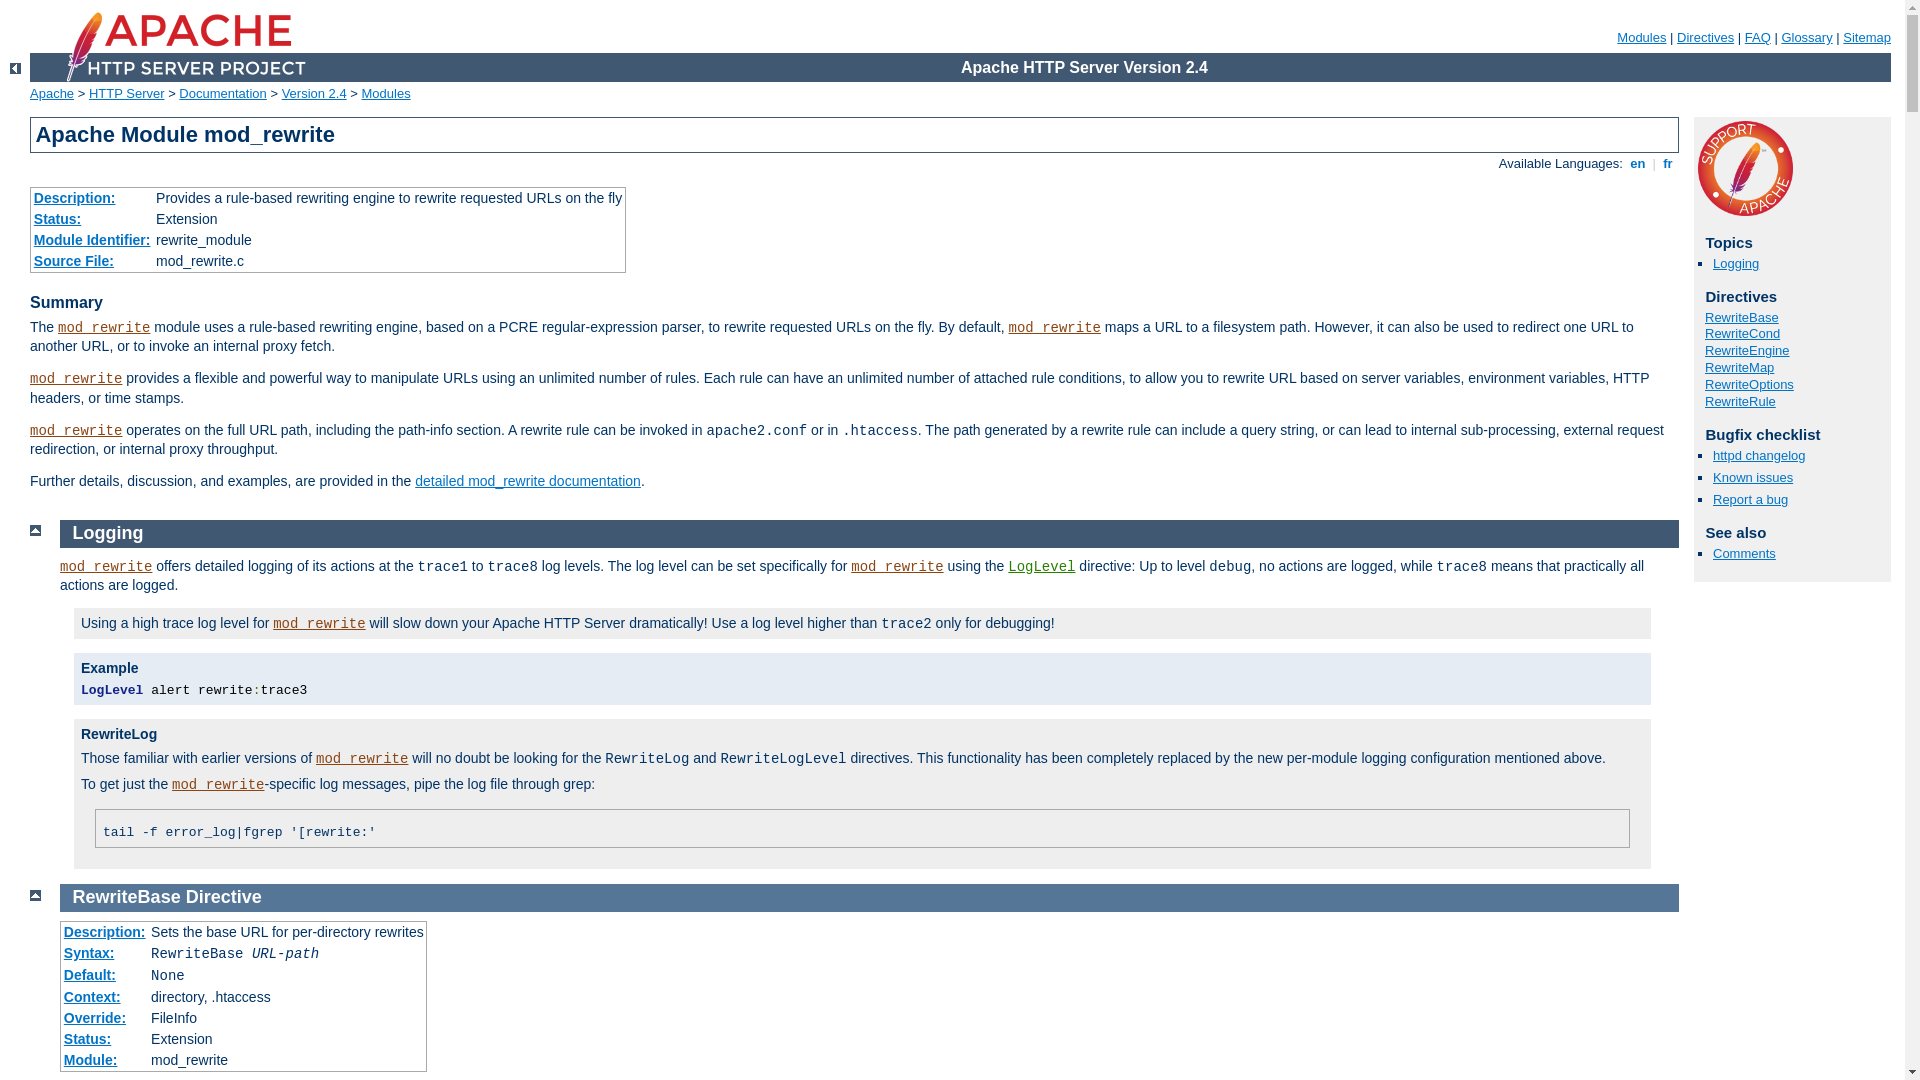  Describe the element at coordinates (217, 784) in the screenshot. I see `'mod_rewrite'` at that location.